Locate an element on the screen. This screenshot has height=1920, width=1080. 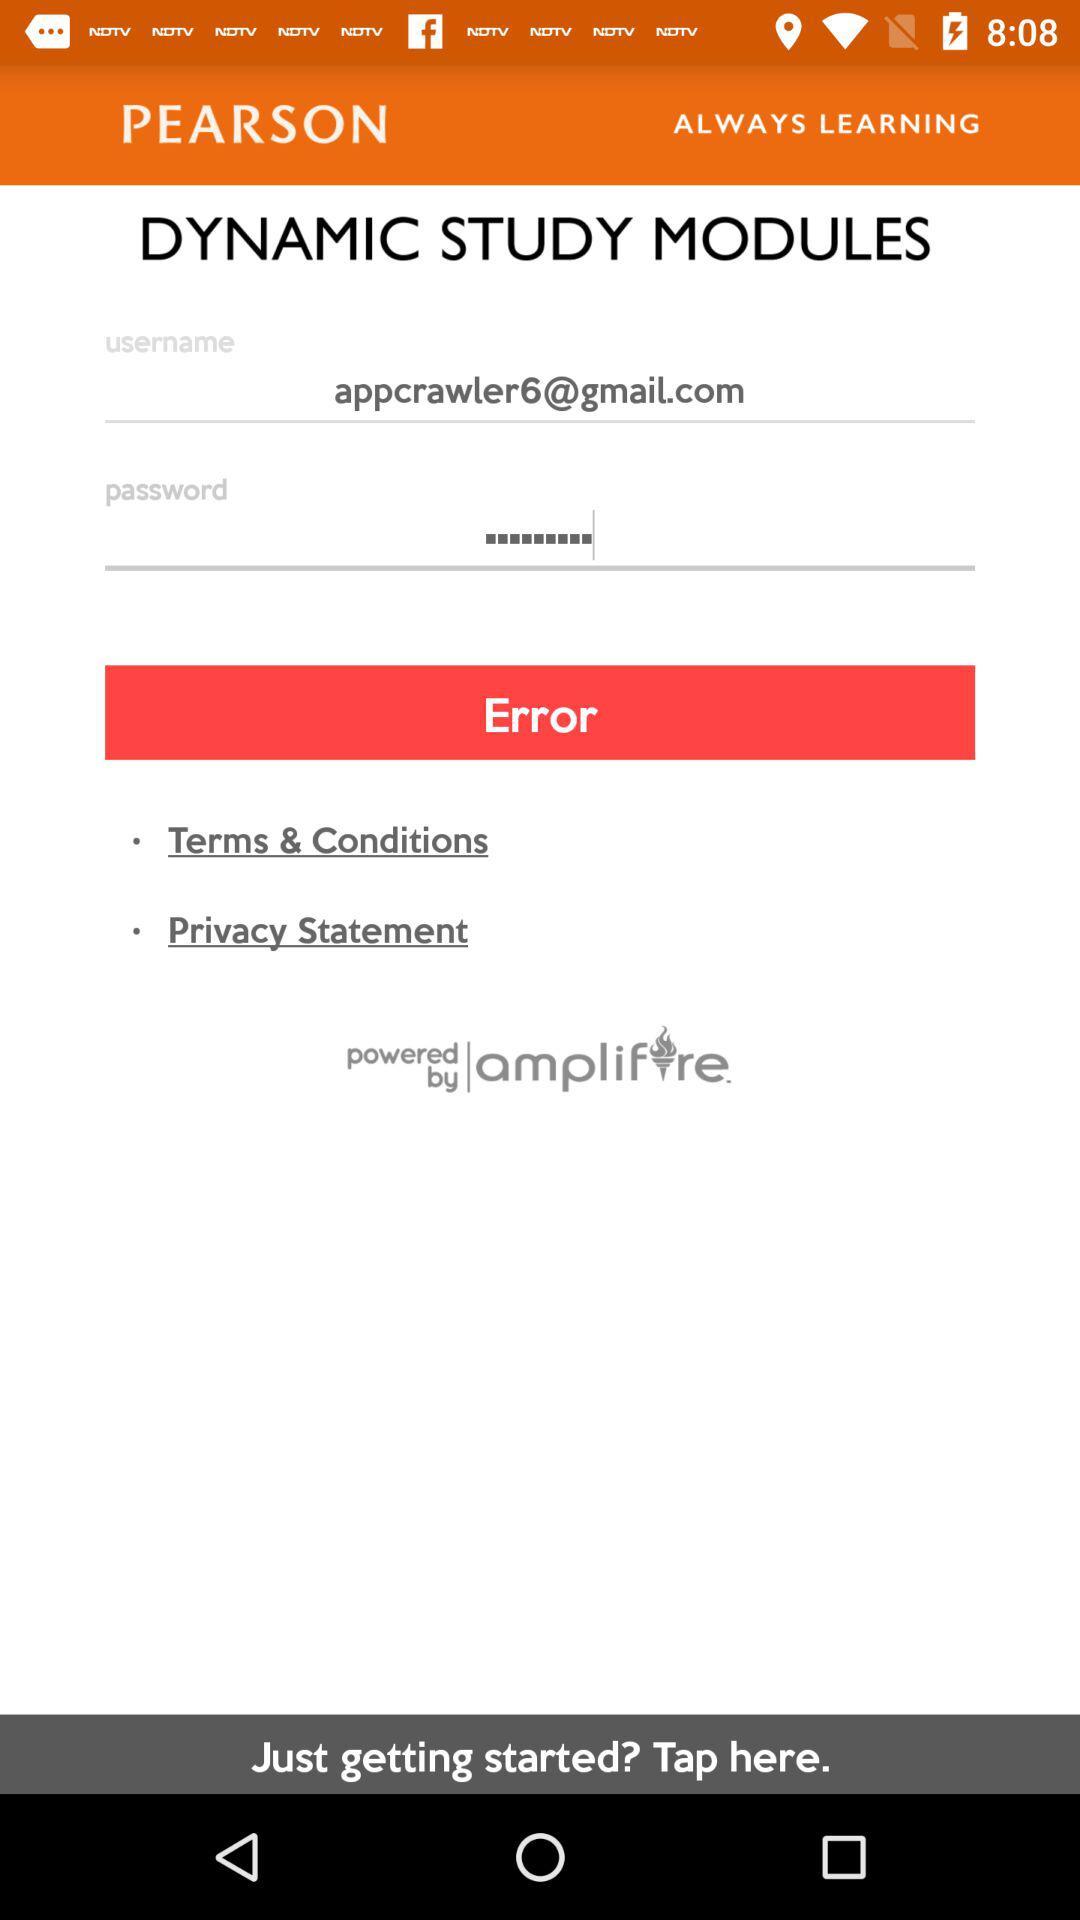
the terms & conditions is located at coordinates (327, 837).